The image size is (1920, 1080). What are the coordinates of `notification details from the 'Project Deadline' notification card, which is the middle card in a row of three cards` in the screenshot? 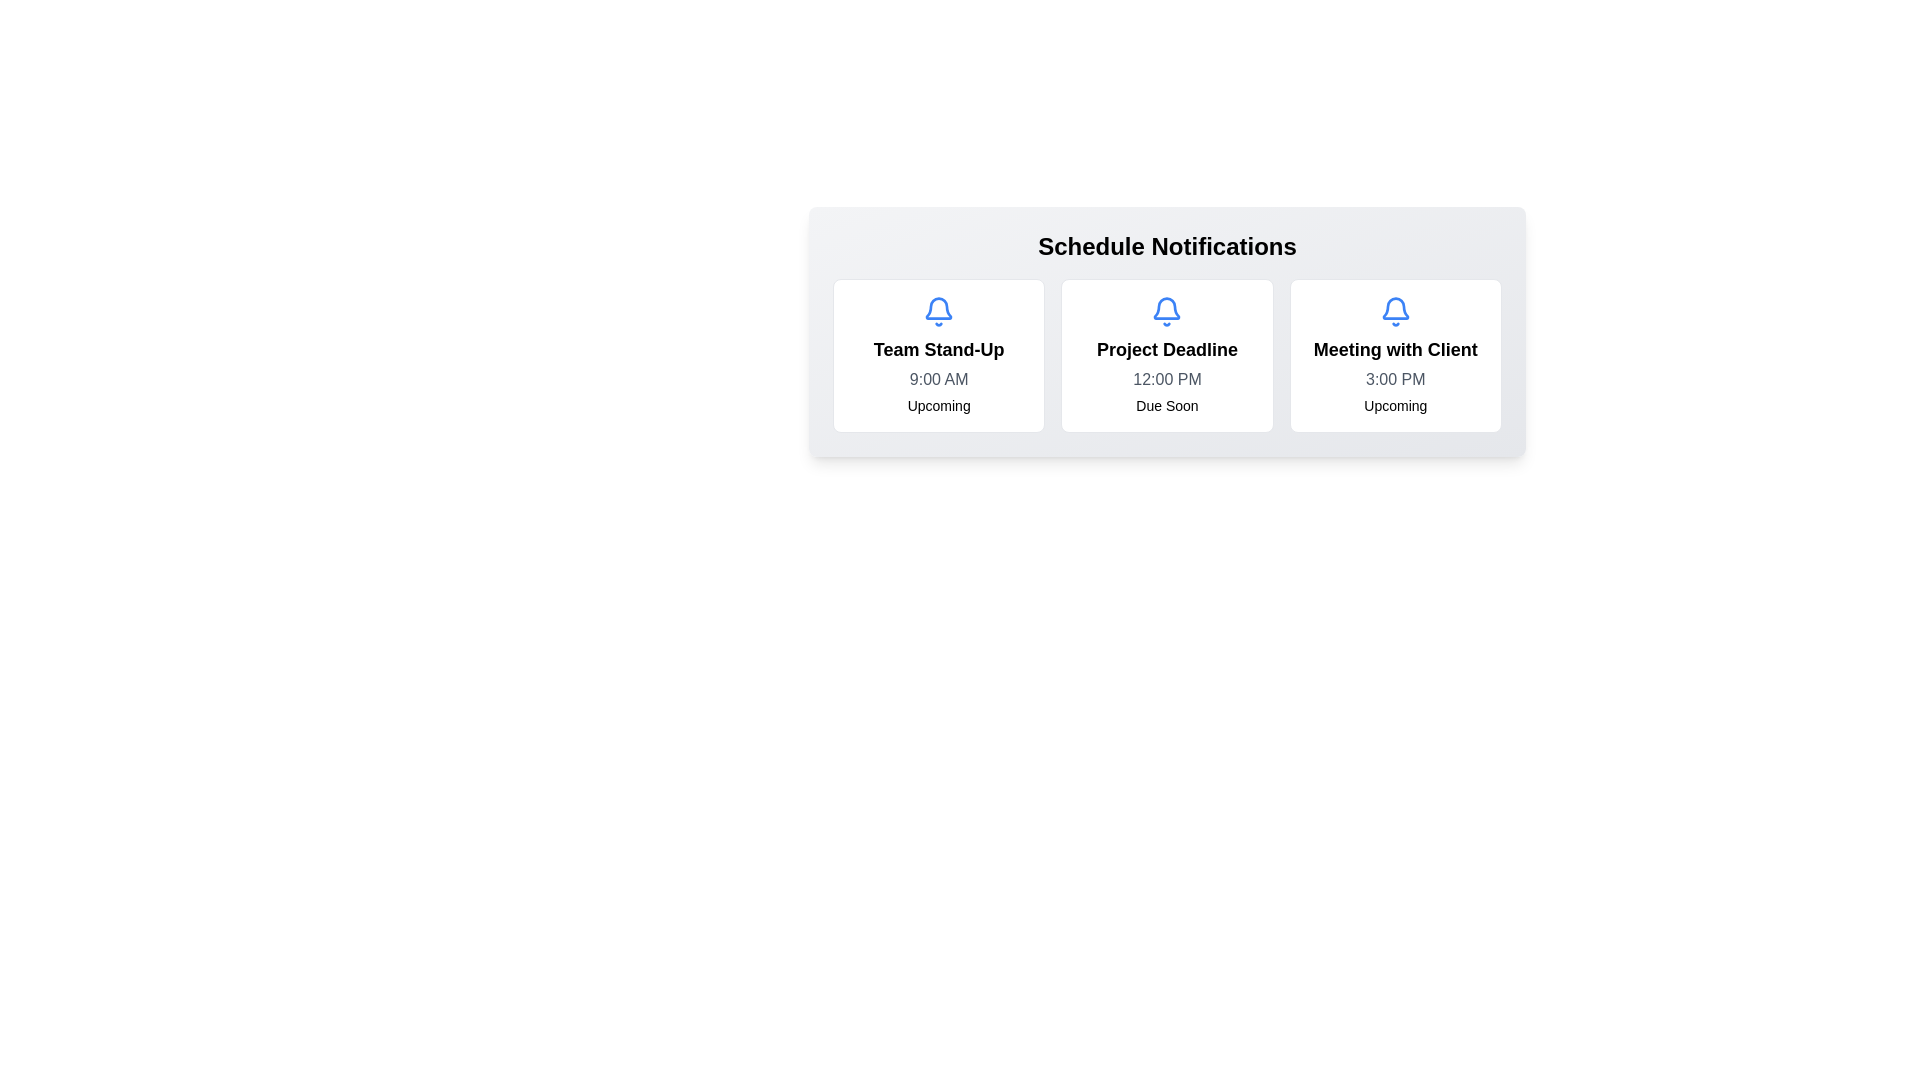 It's located at (1167, 354).